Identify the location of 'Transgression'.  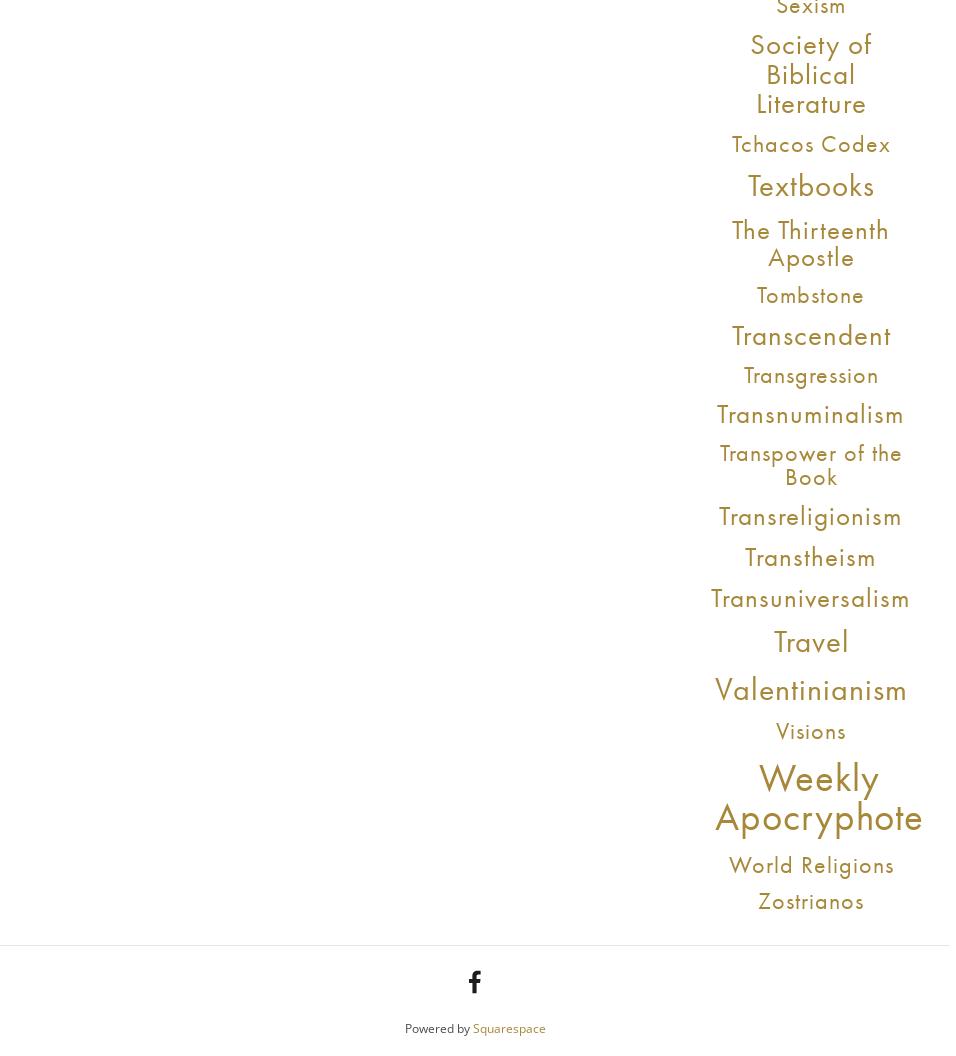
(809, 373).